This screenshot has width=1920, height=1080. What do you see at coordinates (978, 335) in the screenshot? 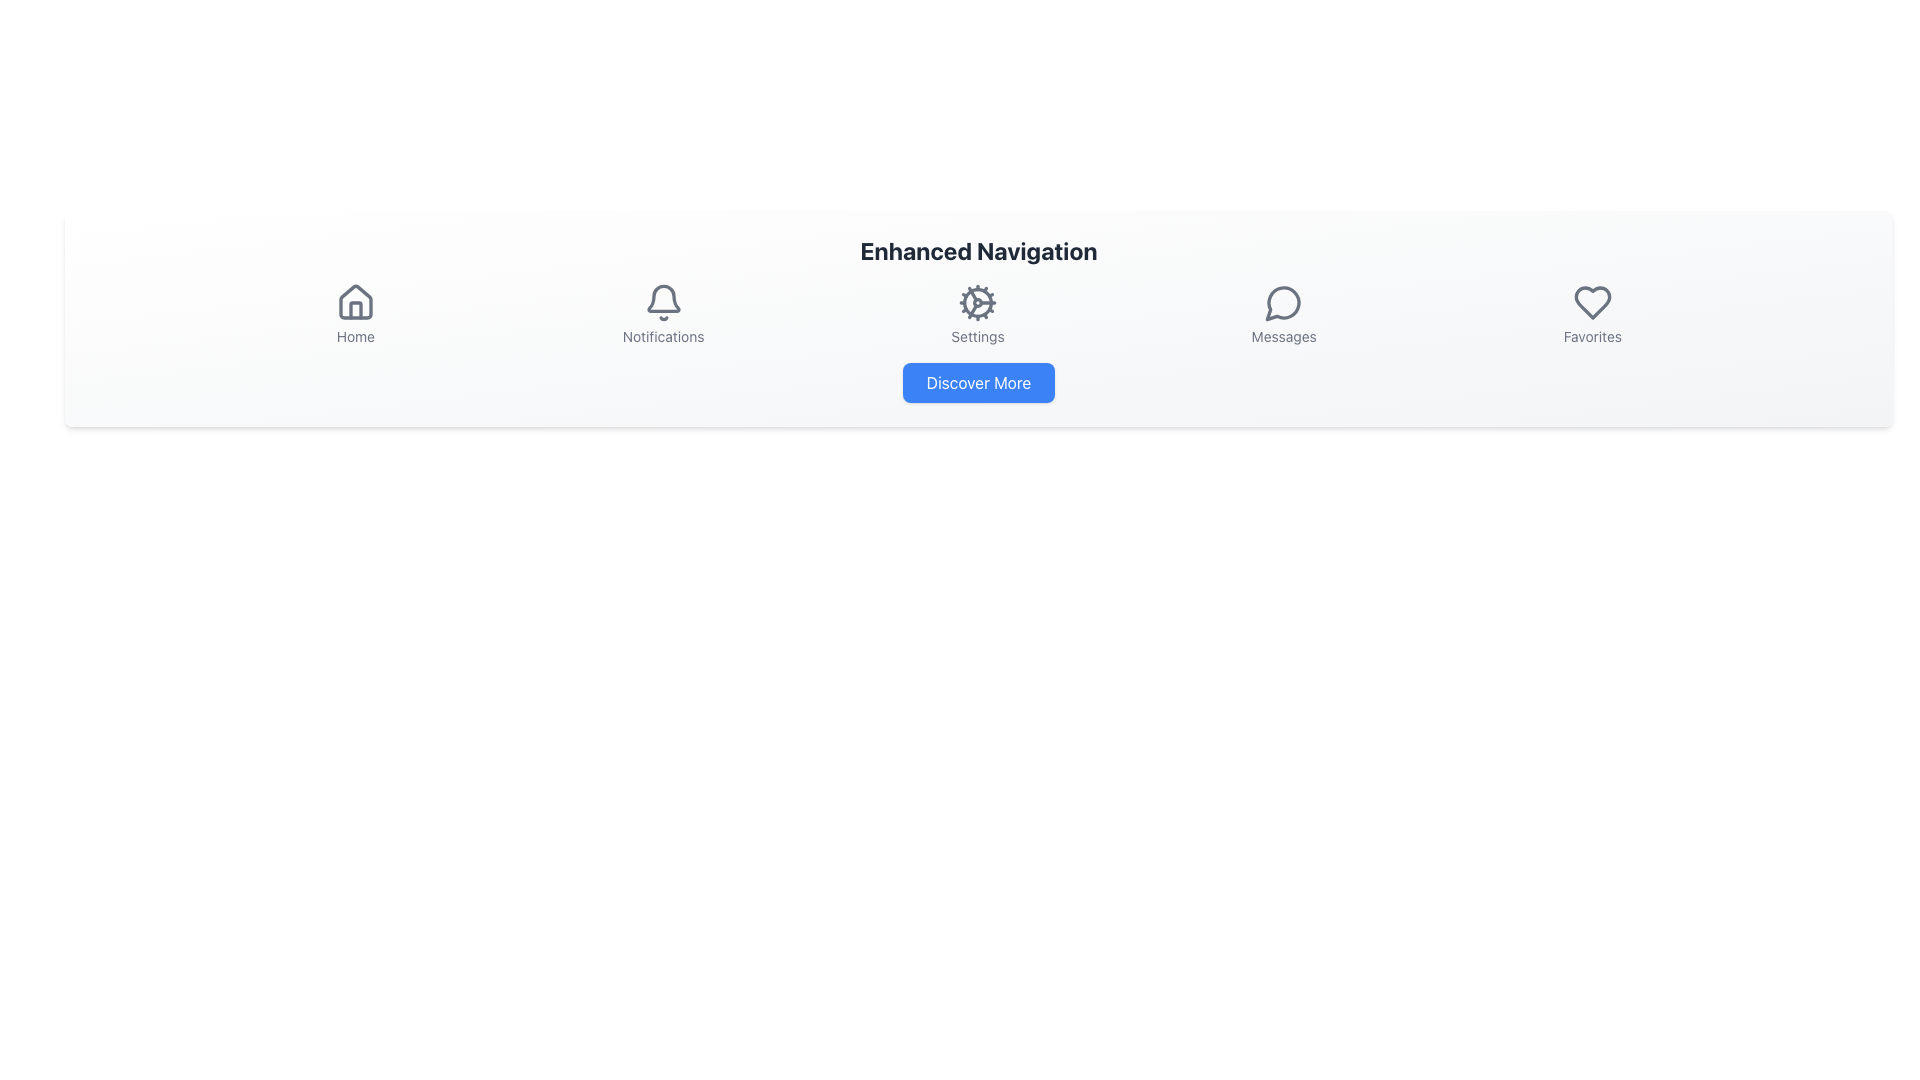
I see `the descriptive text label located below the cogwheel icon in the navigation bar, situated between the 'Notifications' and 'Messages' sections` at bounding box center [978, 335].